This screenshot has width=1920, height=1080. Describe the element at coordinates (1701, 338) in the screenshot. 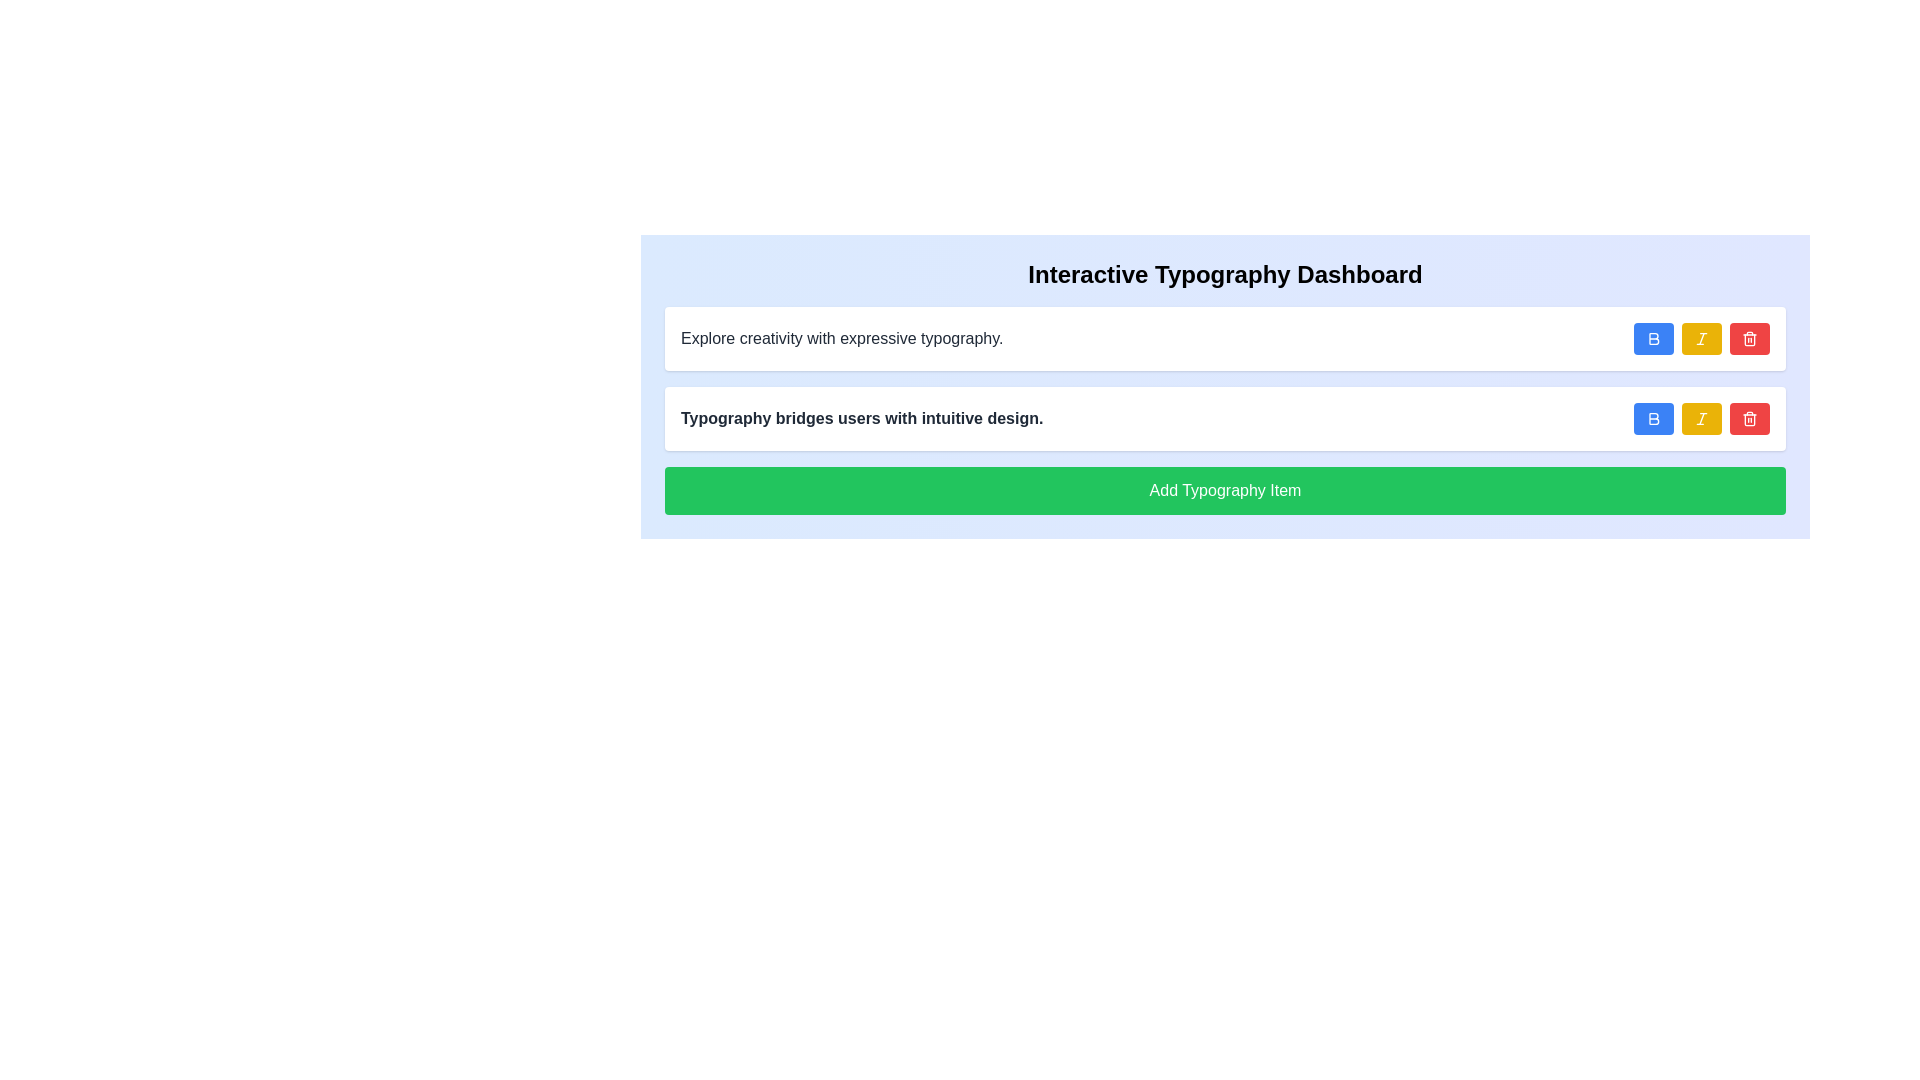

I see `the second icon in the group of three action icons on the right end of the toolbar` at that location.